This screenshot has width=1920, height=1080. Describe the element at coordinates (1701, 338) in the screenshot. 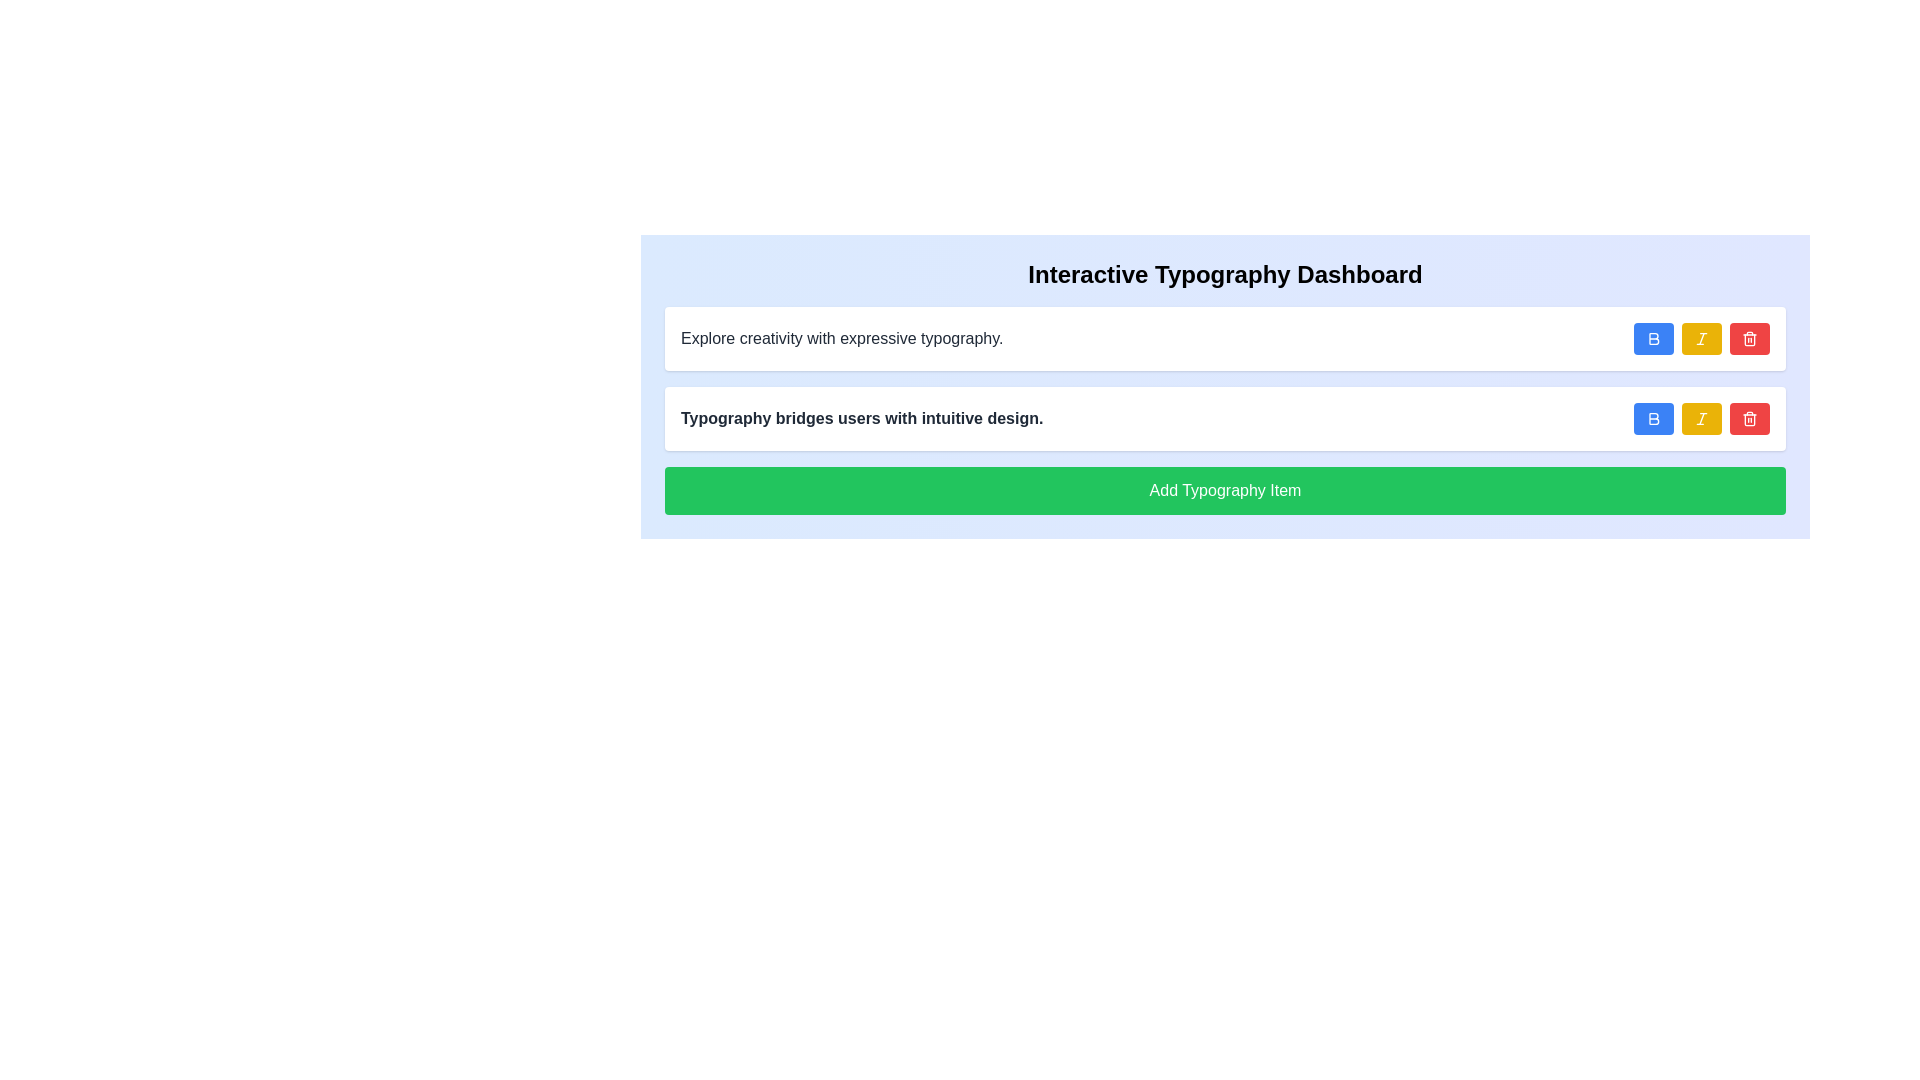

I see `the second icon in the group of three action icons on the right end of the toolbar` at that location.